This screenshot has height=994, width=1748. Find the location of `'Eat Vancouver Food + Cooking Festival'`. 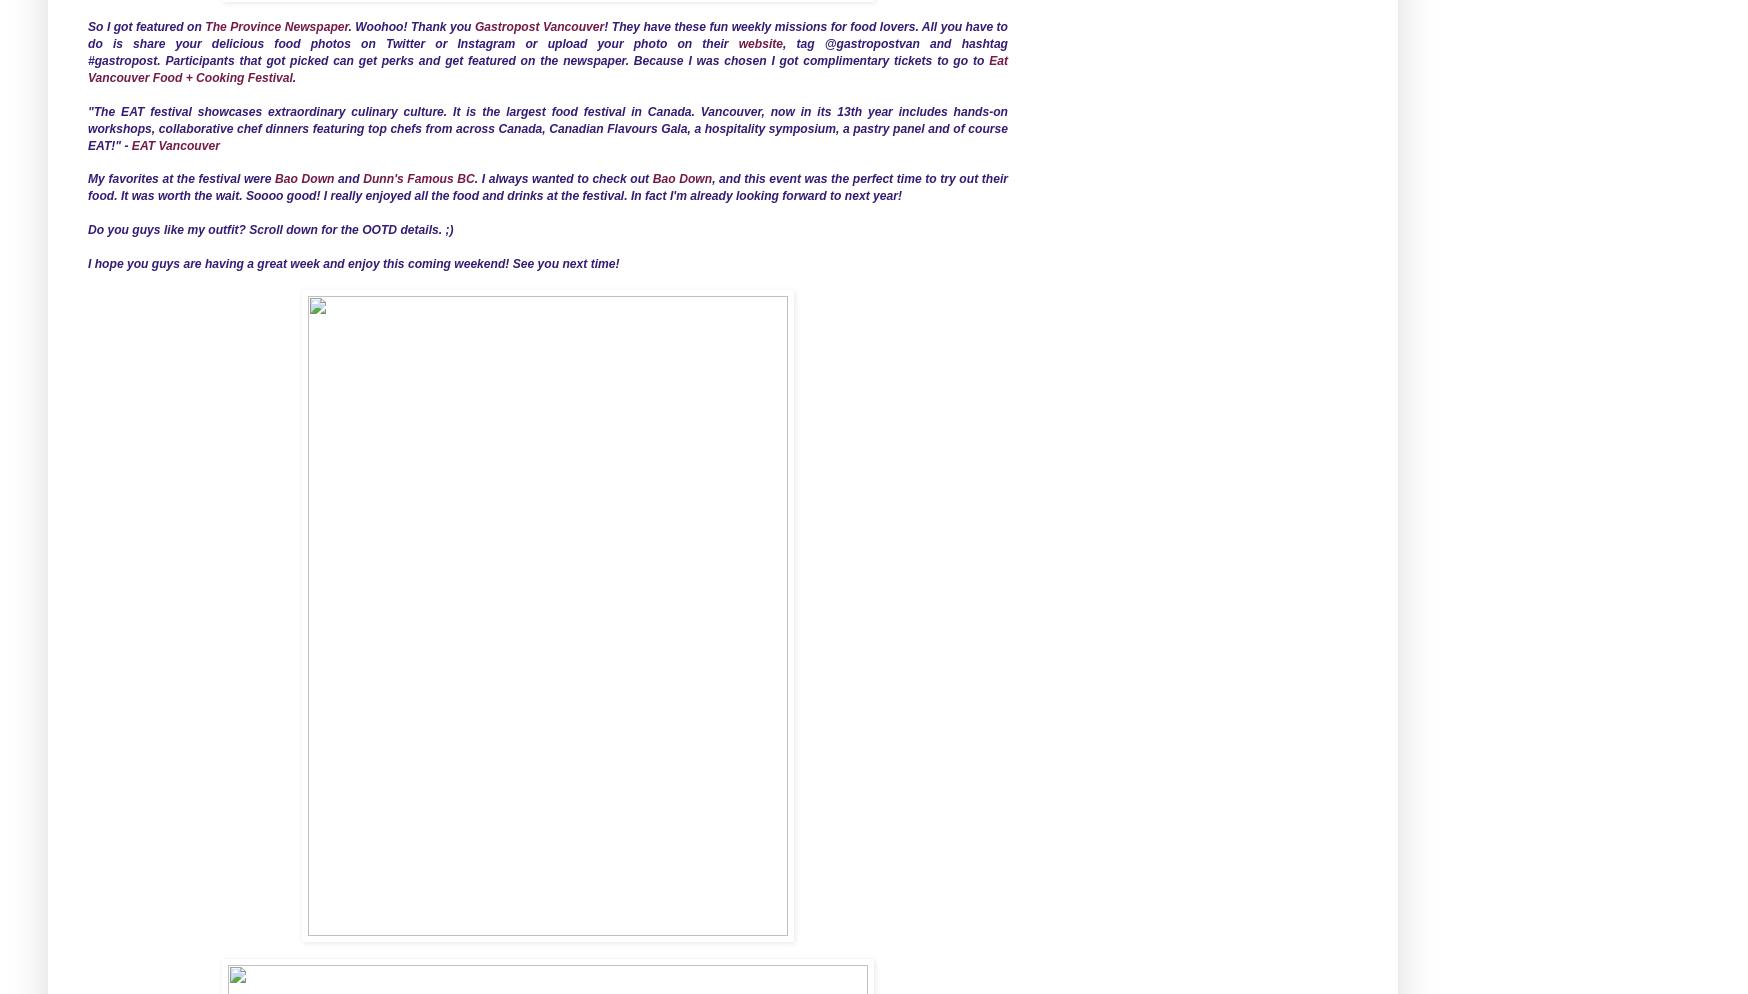

'Eat Vancouver Food + Cooking Festival' is located at coordinates (547, 67).